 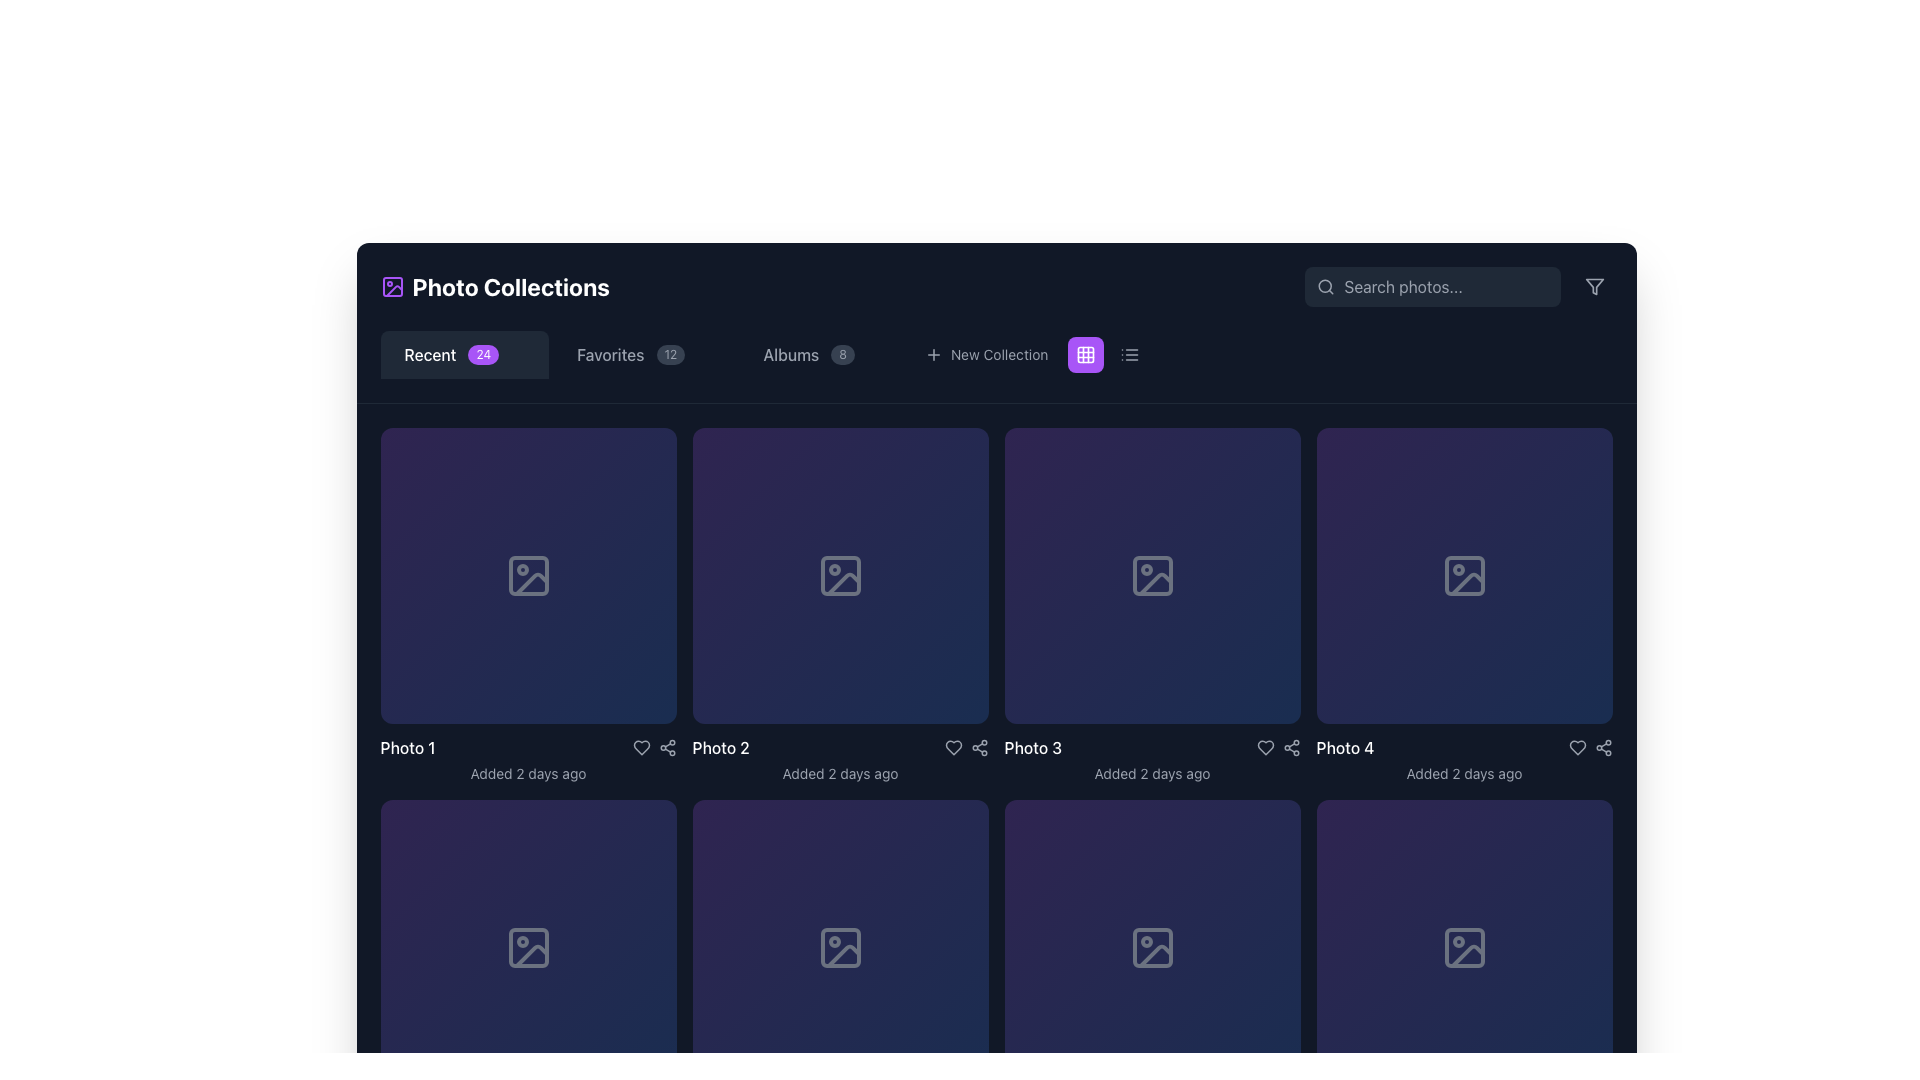 I want to click on the SVG rectangle with rounded corners inside the photo placeholder icon located in the fourth row and fourth column of the grid layout, so click(x=1152, y=947).